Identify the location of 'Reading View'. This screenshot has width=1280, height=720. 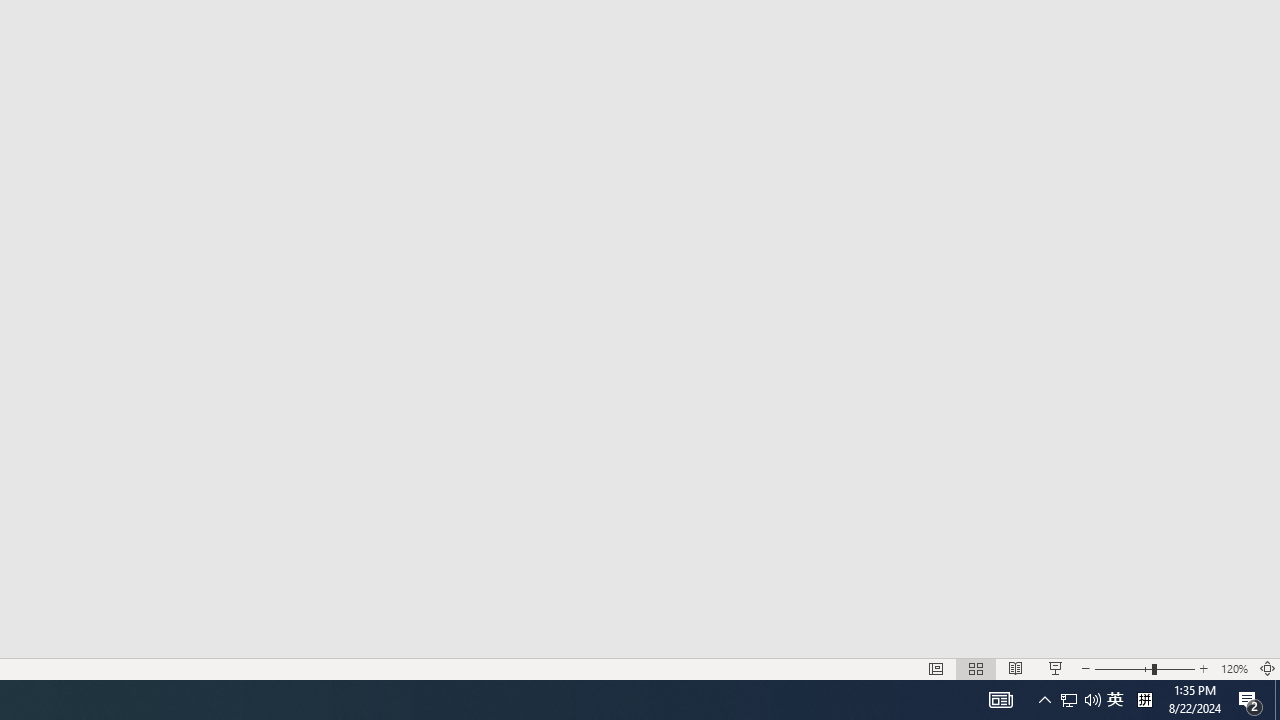
(1015, 669).